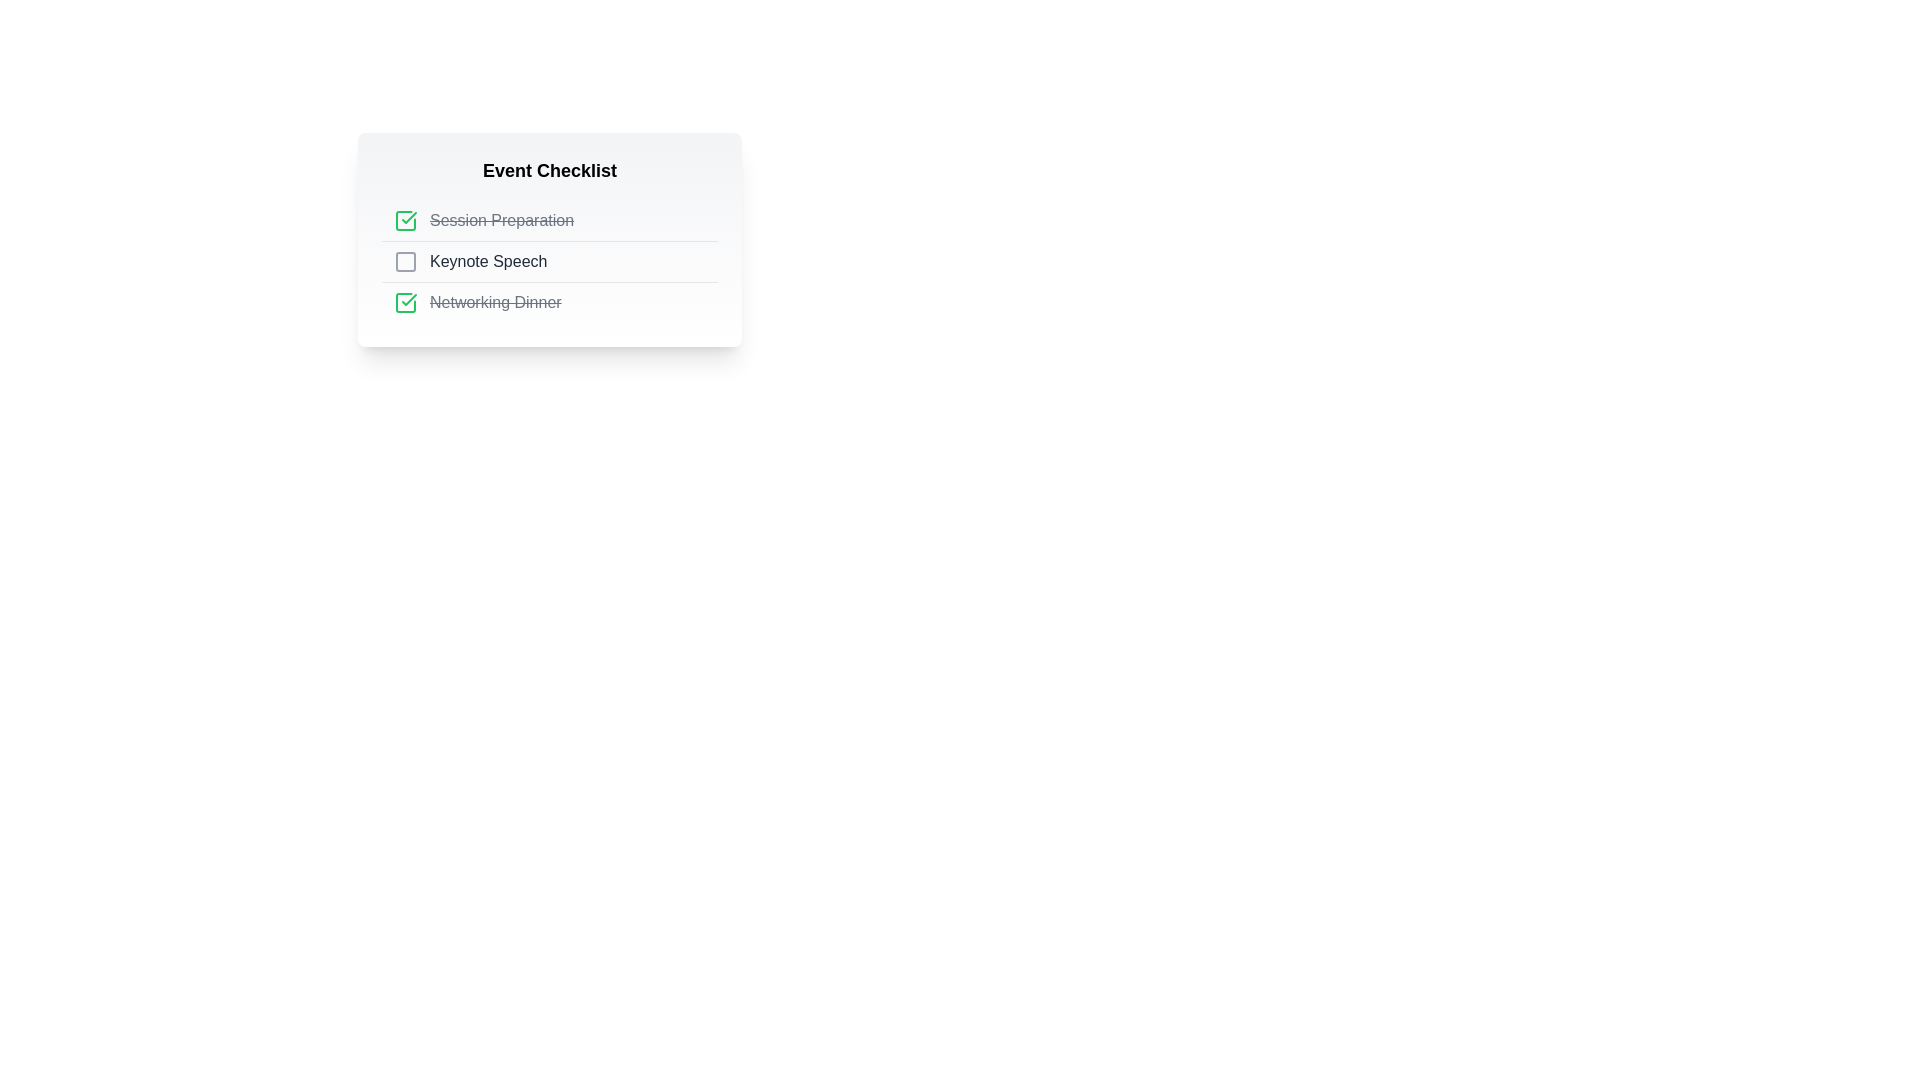 The height and width of the screenshot is (1080, 1920). I want to click on the 'Networking Dinner' text label with a strikethrough style and a green check icon, which indicates that it has been marked as completed, located in the third position of the checklist interface, so click(550, 302).